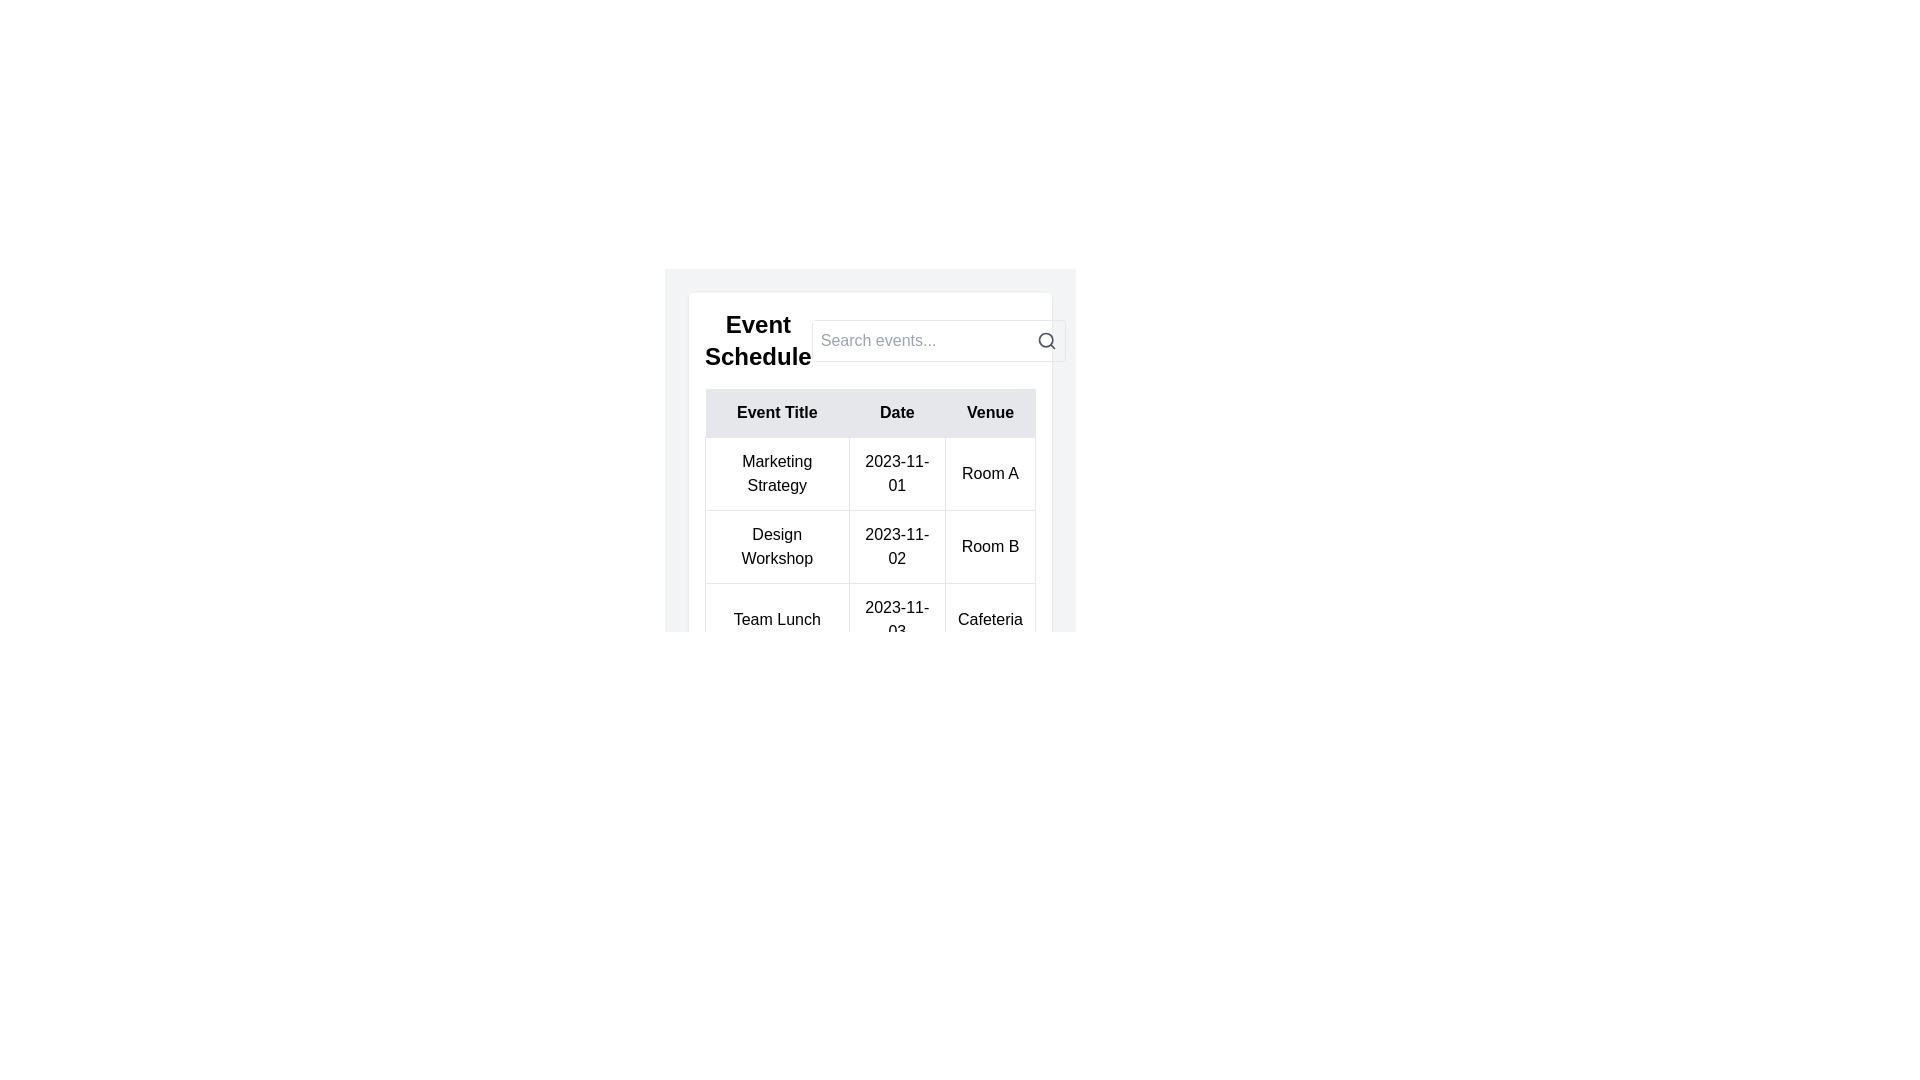 The width and height of the screenshot is (1920, 1080). I want to click on the Text display cell that displays the date for the corresponding event in the table, located in the second row under the 'Date' column, so click(870, 547).